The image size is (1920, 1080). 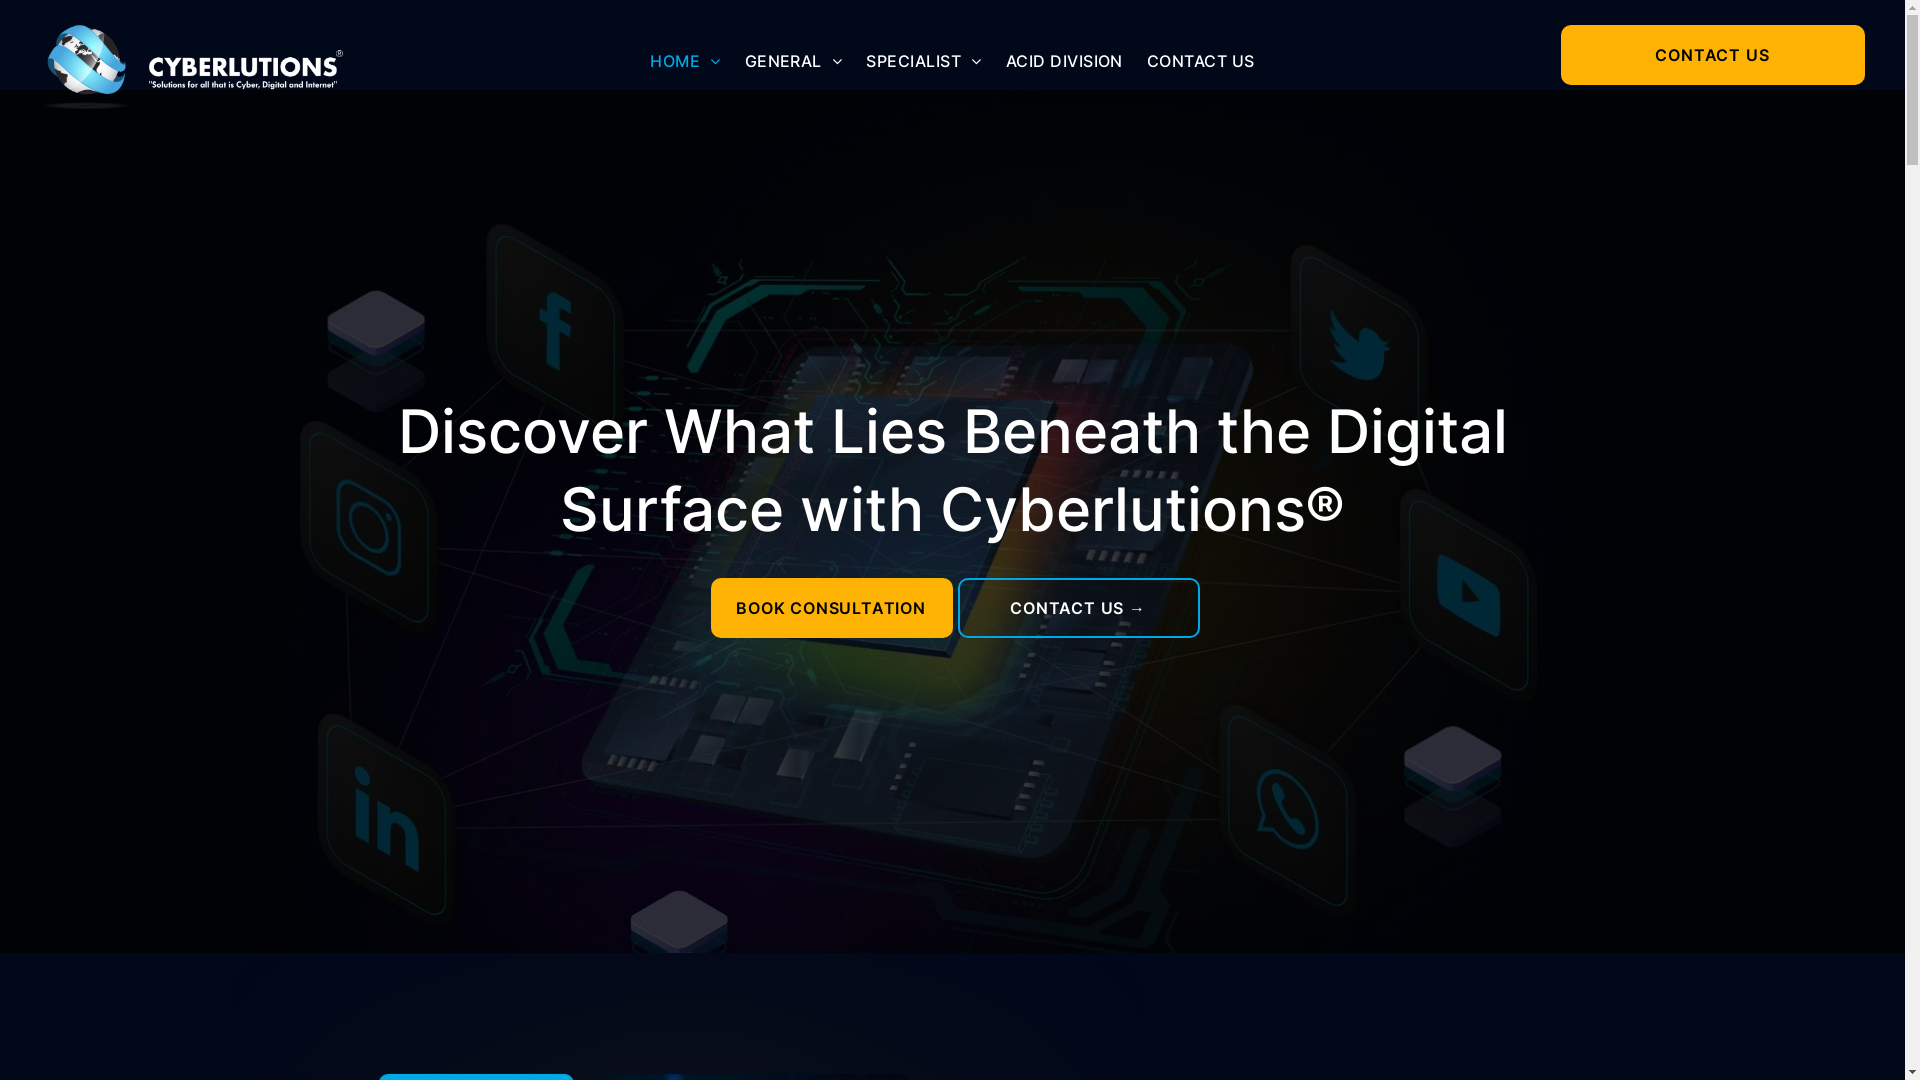 I want to click on 'HOME', so click(x=685, y=60).